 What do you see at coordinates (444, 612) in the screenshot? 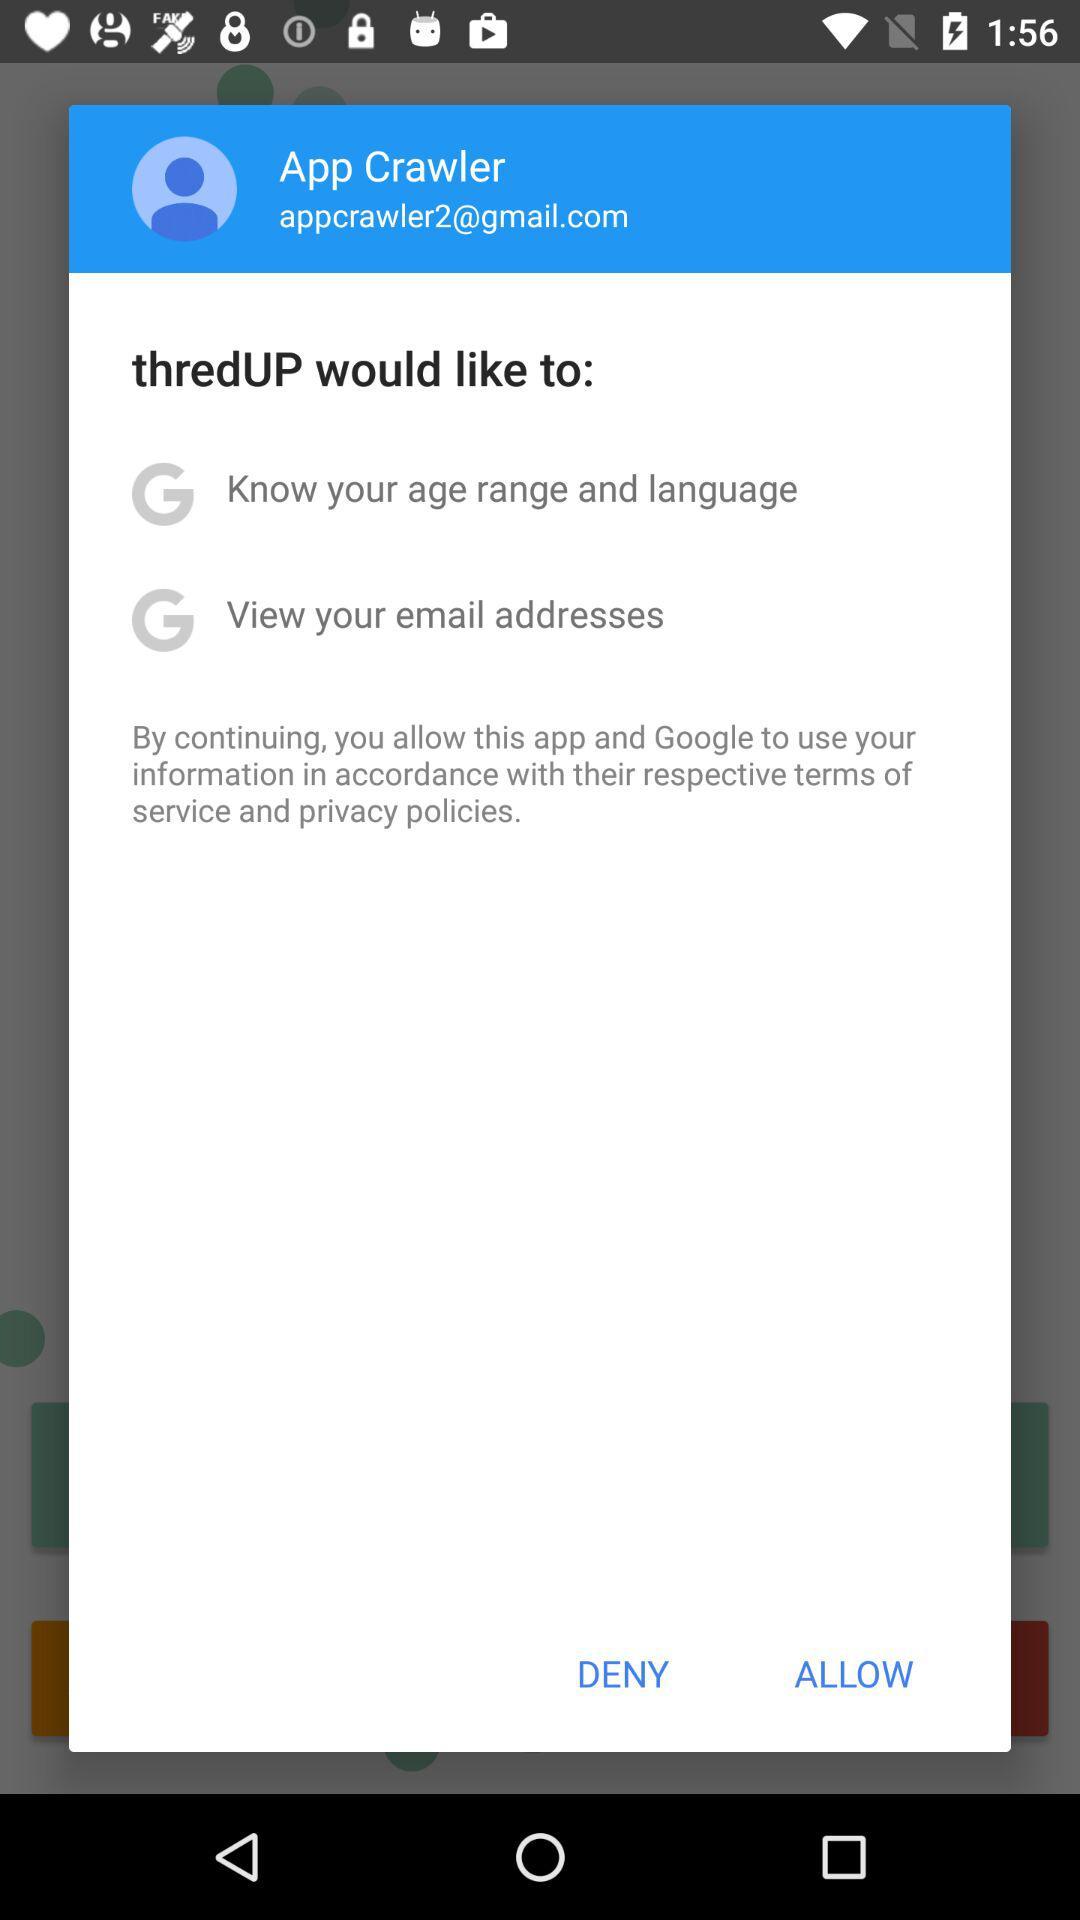
I see `the view your email app` at bounding box center [444, 612].